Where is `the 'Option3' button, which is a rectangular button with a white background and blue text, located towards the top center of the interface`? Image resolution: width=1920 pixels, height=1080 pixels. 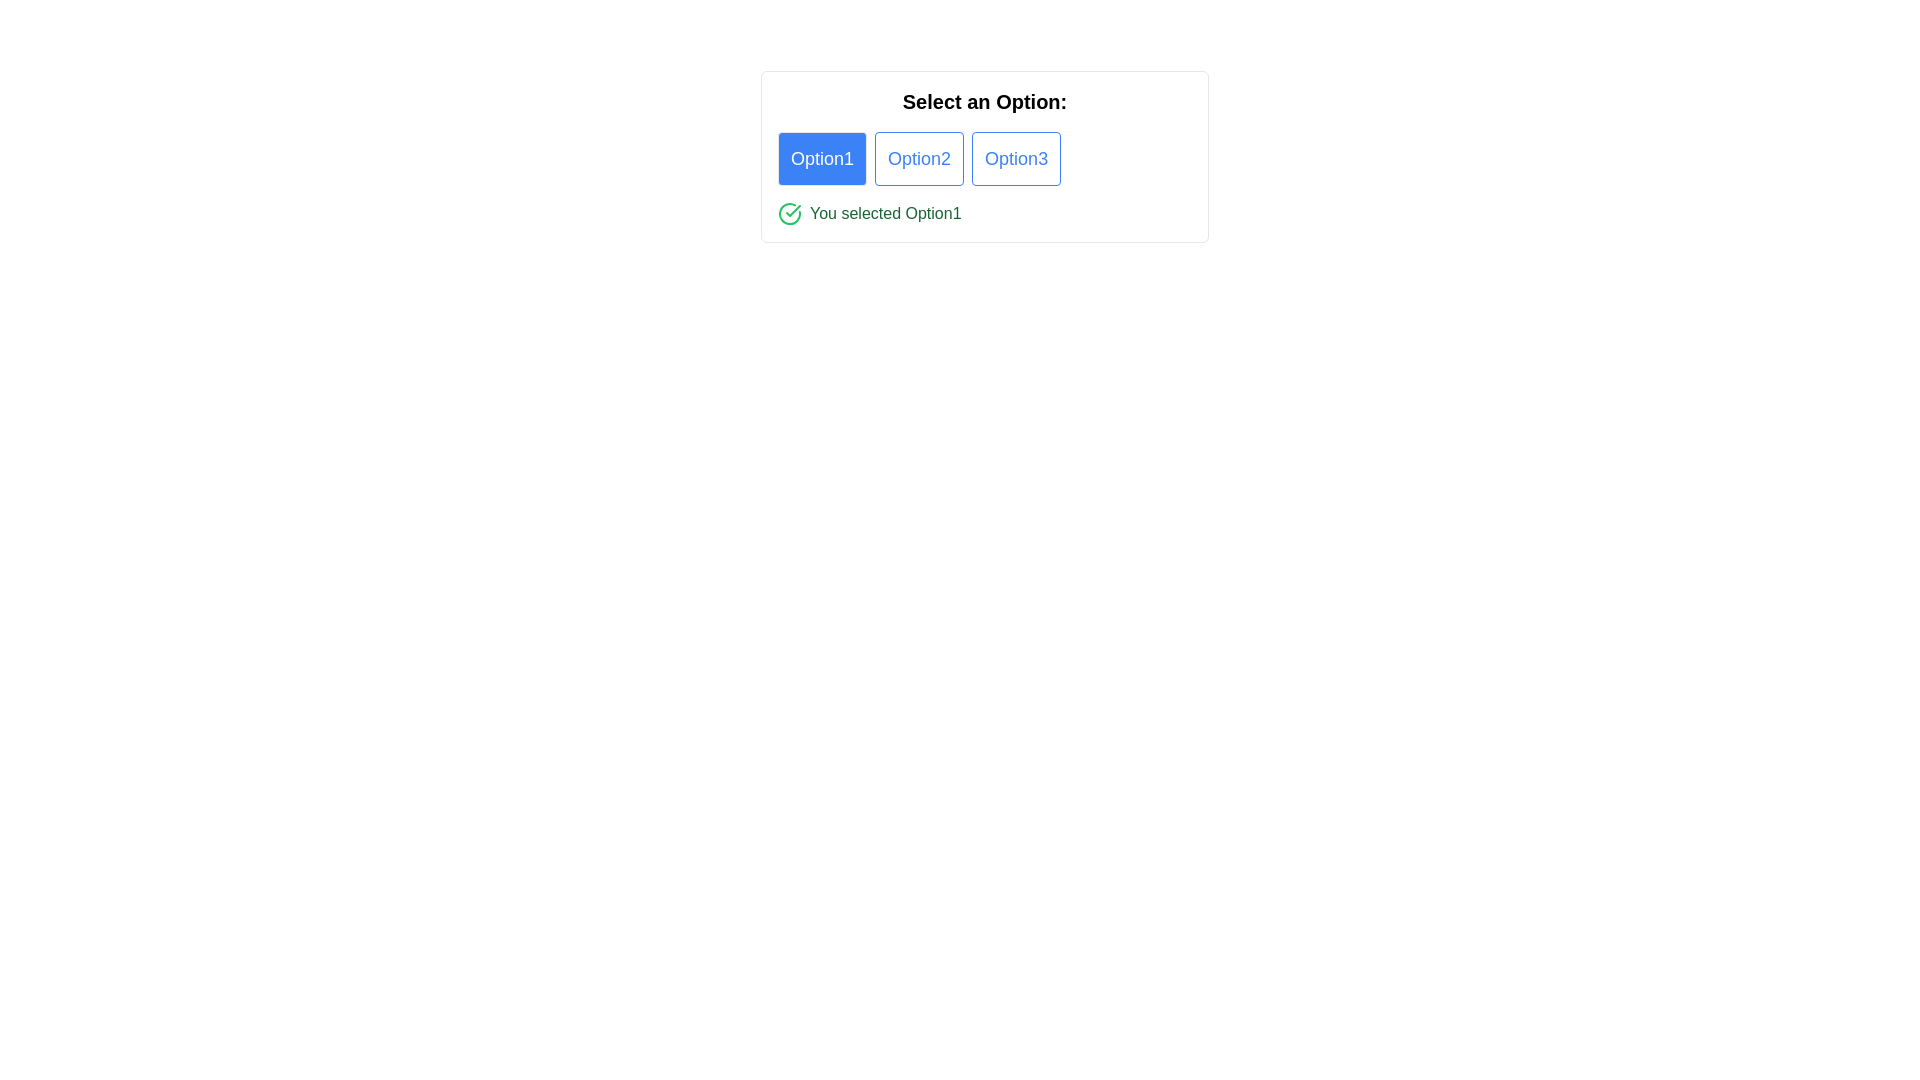 the 'Option3' button, which is a rectangular button with a white background and blue text, located towards the top center of the interface is located at coordinates (1016, 157).